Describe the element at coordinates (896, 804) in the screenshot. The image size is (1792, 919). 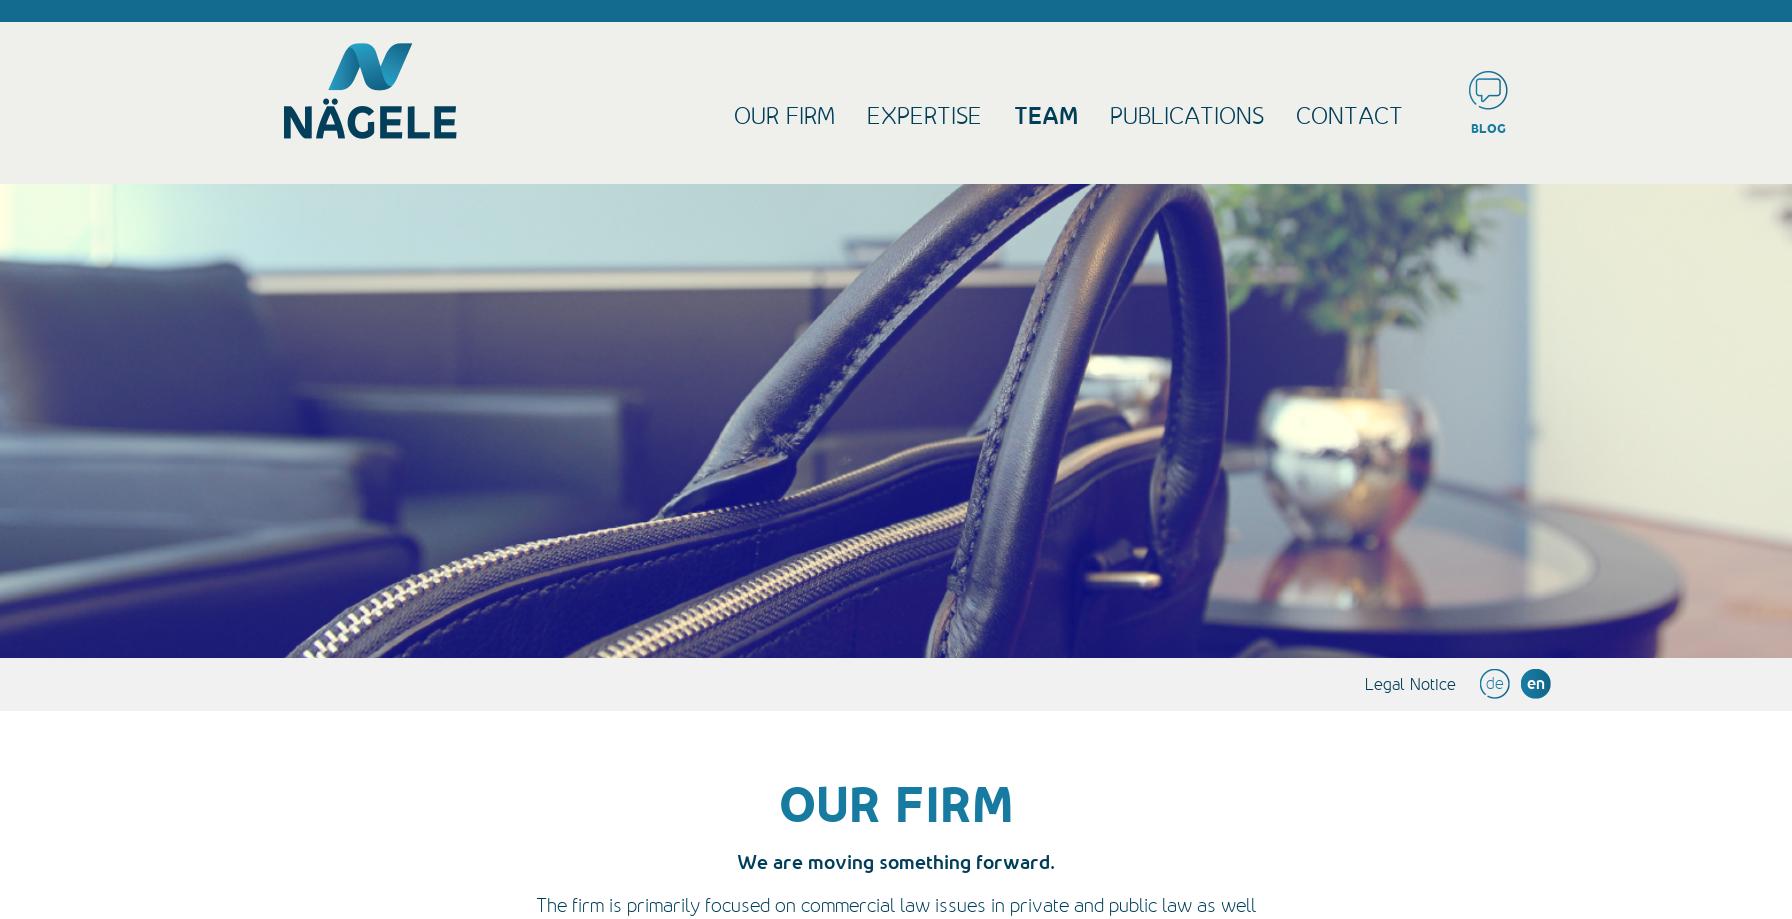
I see `'OUR FIRM'` at that location.